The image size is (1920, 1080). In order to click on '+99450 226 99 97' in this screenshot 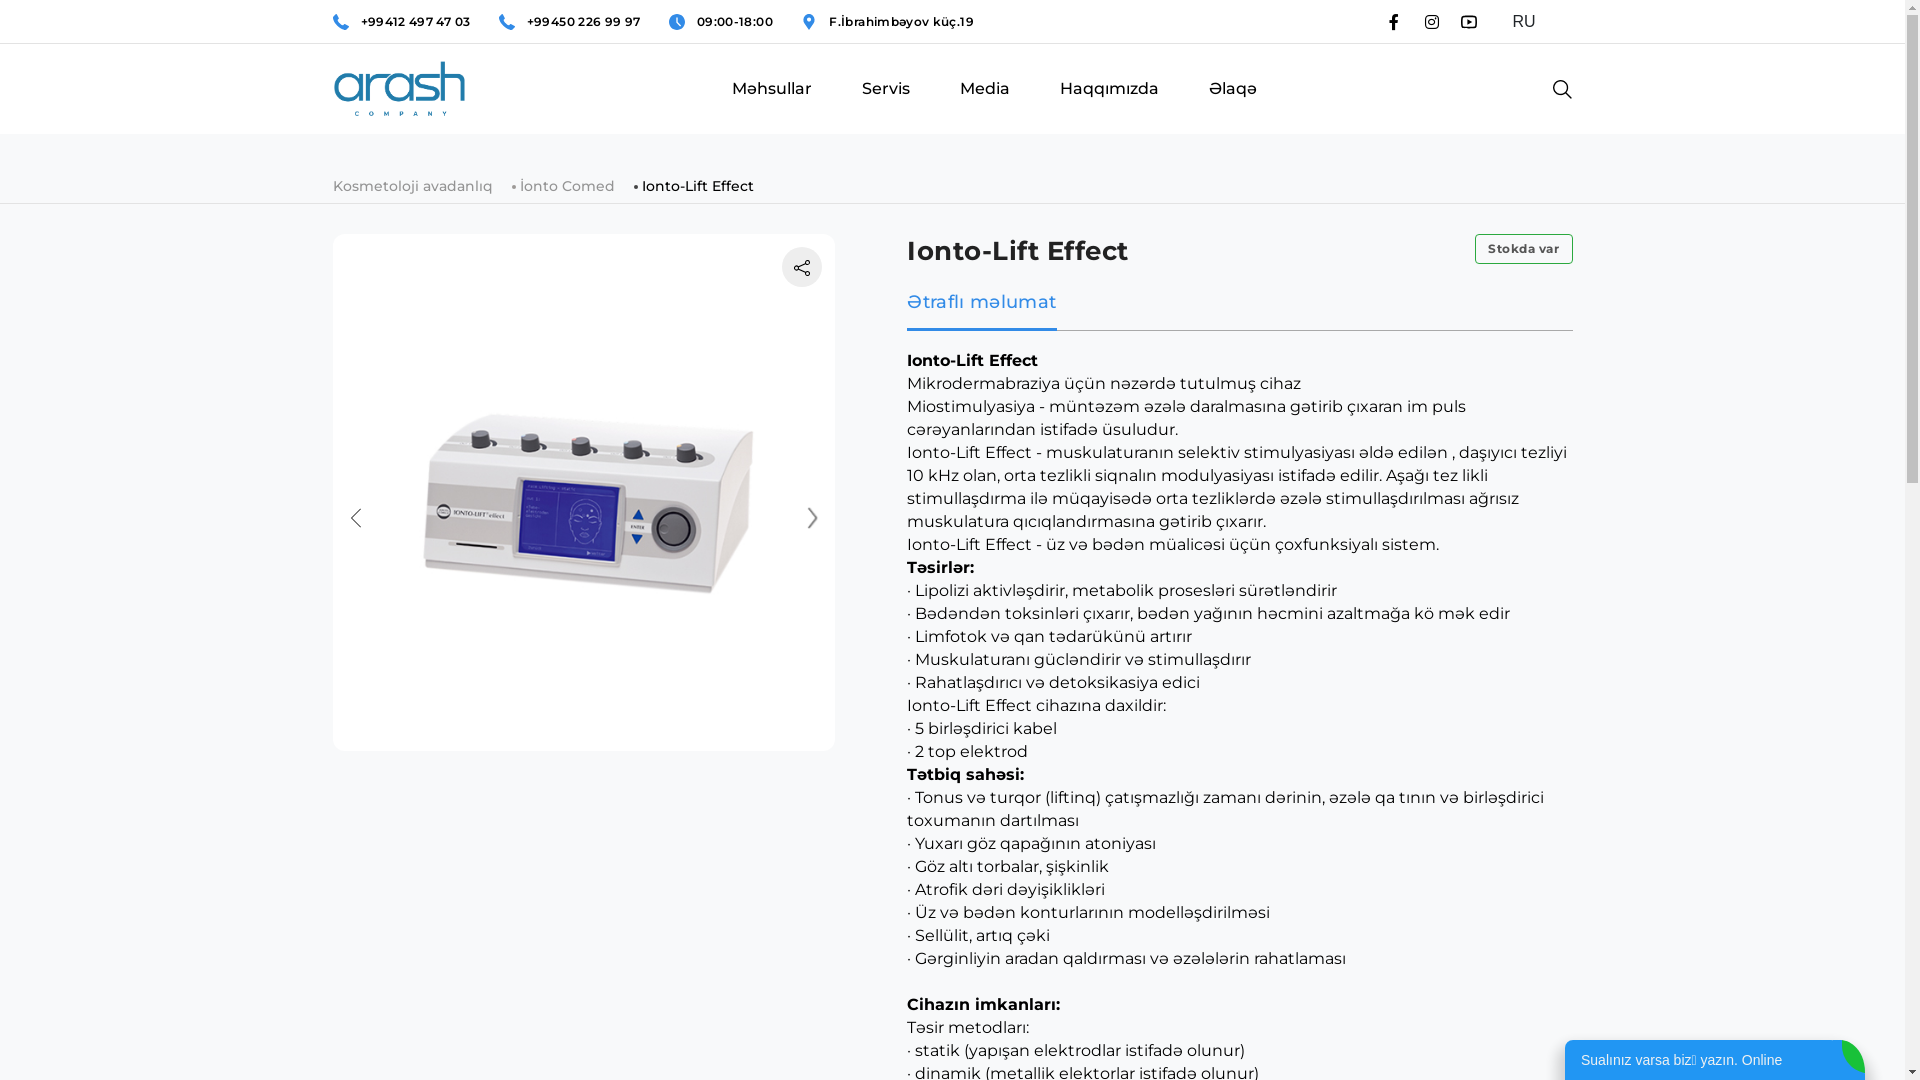, I will do `click(583, 22)`.